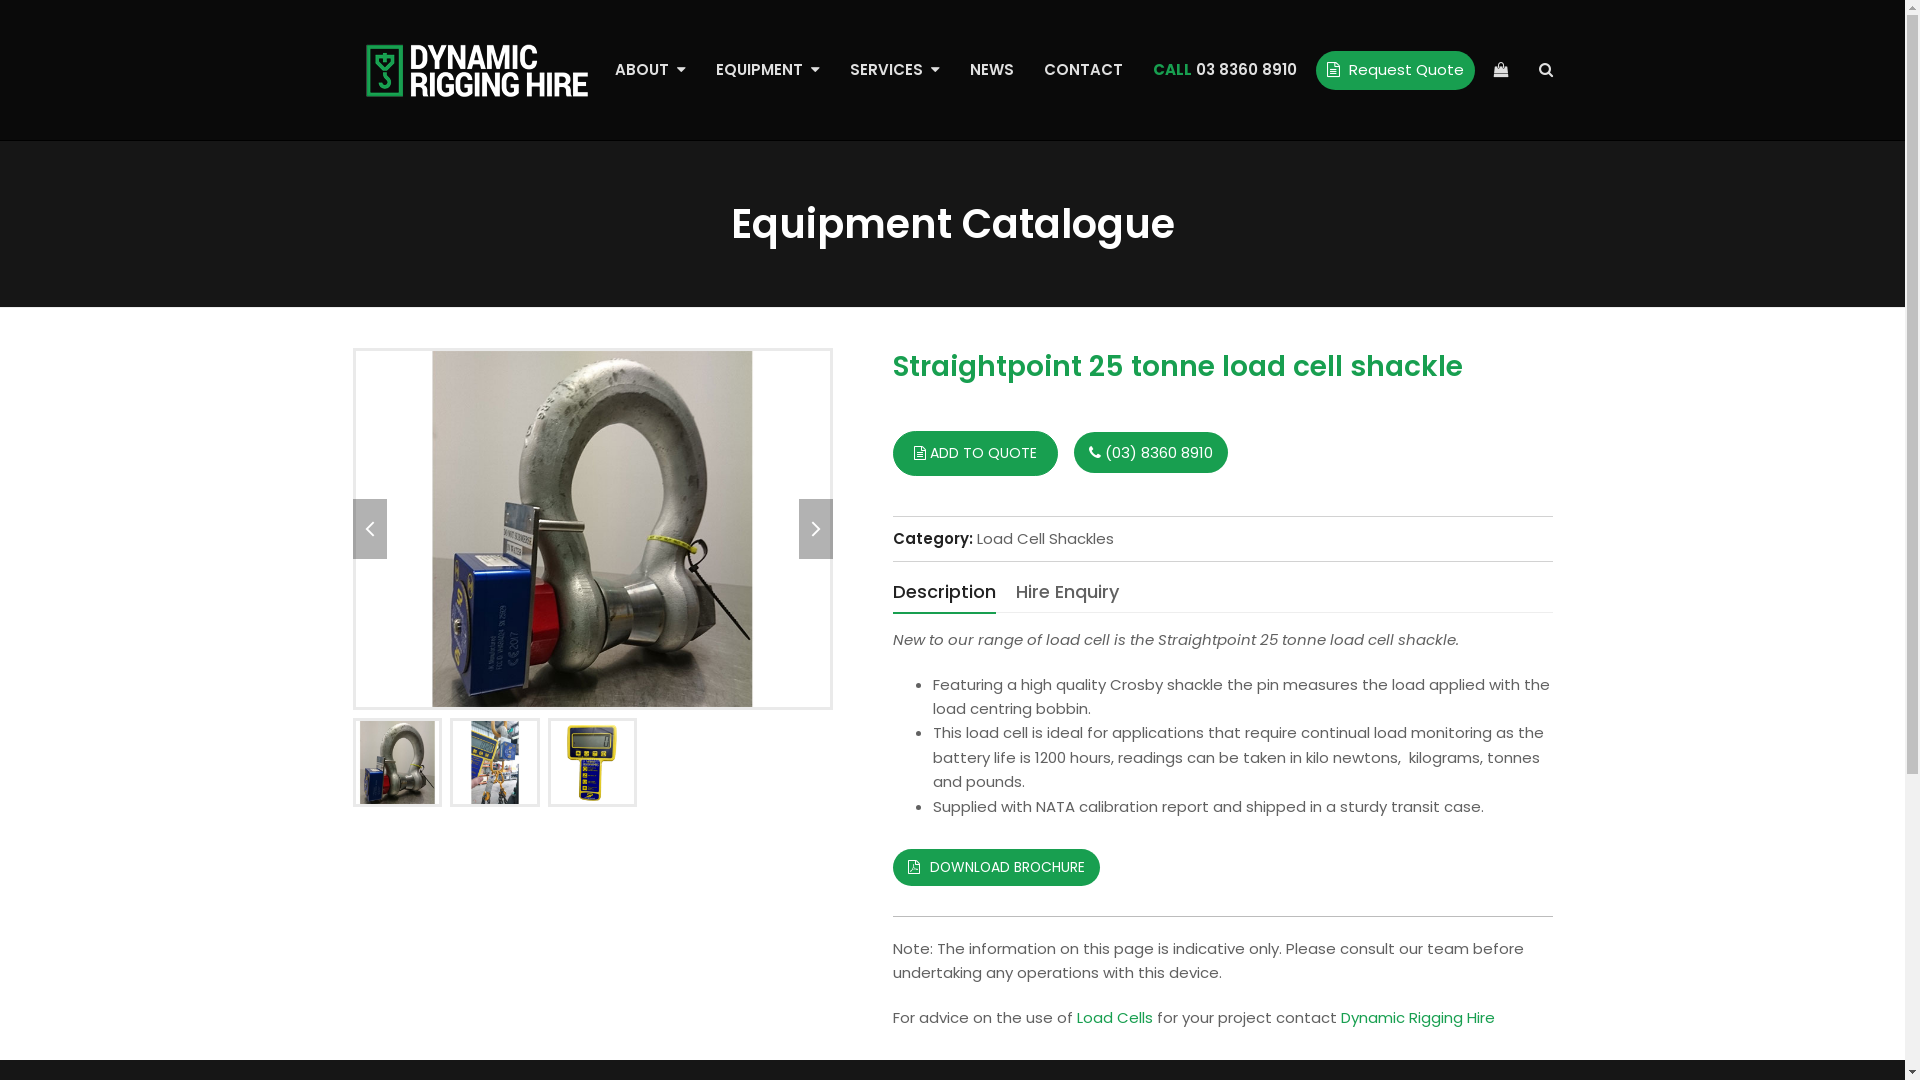 This screenshot has height=1080, width=1920. Describe the element at coordinates (682, 705) in the screenshot. I see `'Submit'` at that location.